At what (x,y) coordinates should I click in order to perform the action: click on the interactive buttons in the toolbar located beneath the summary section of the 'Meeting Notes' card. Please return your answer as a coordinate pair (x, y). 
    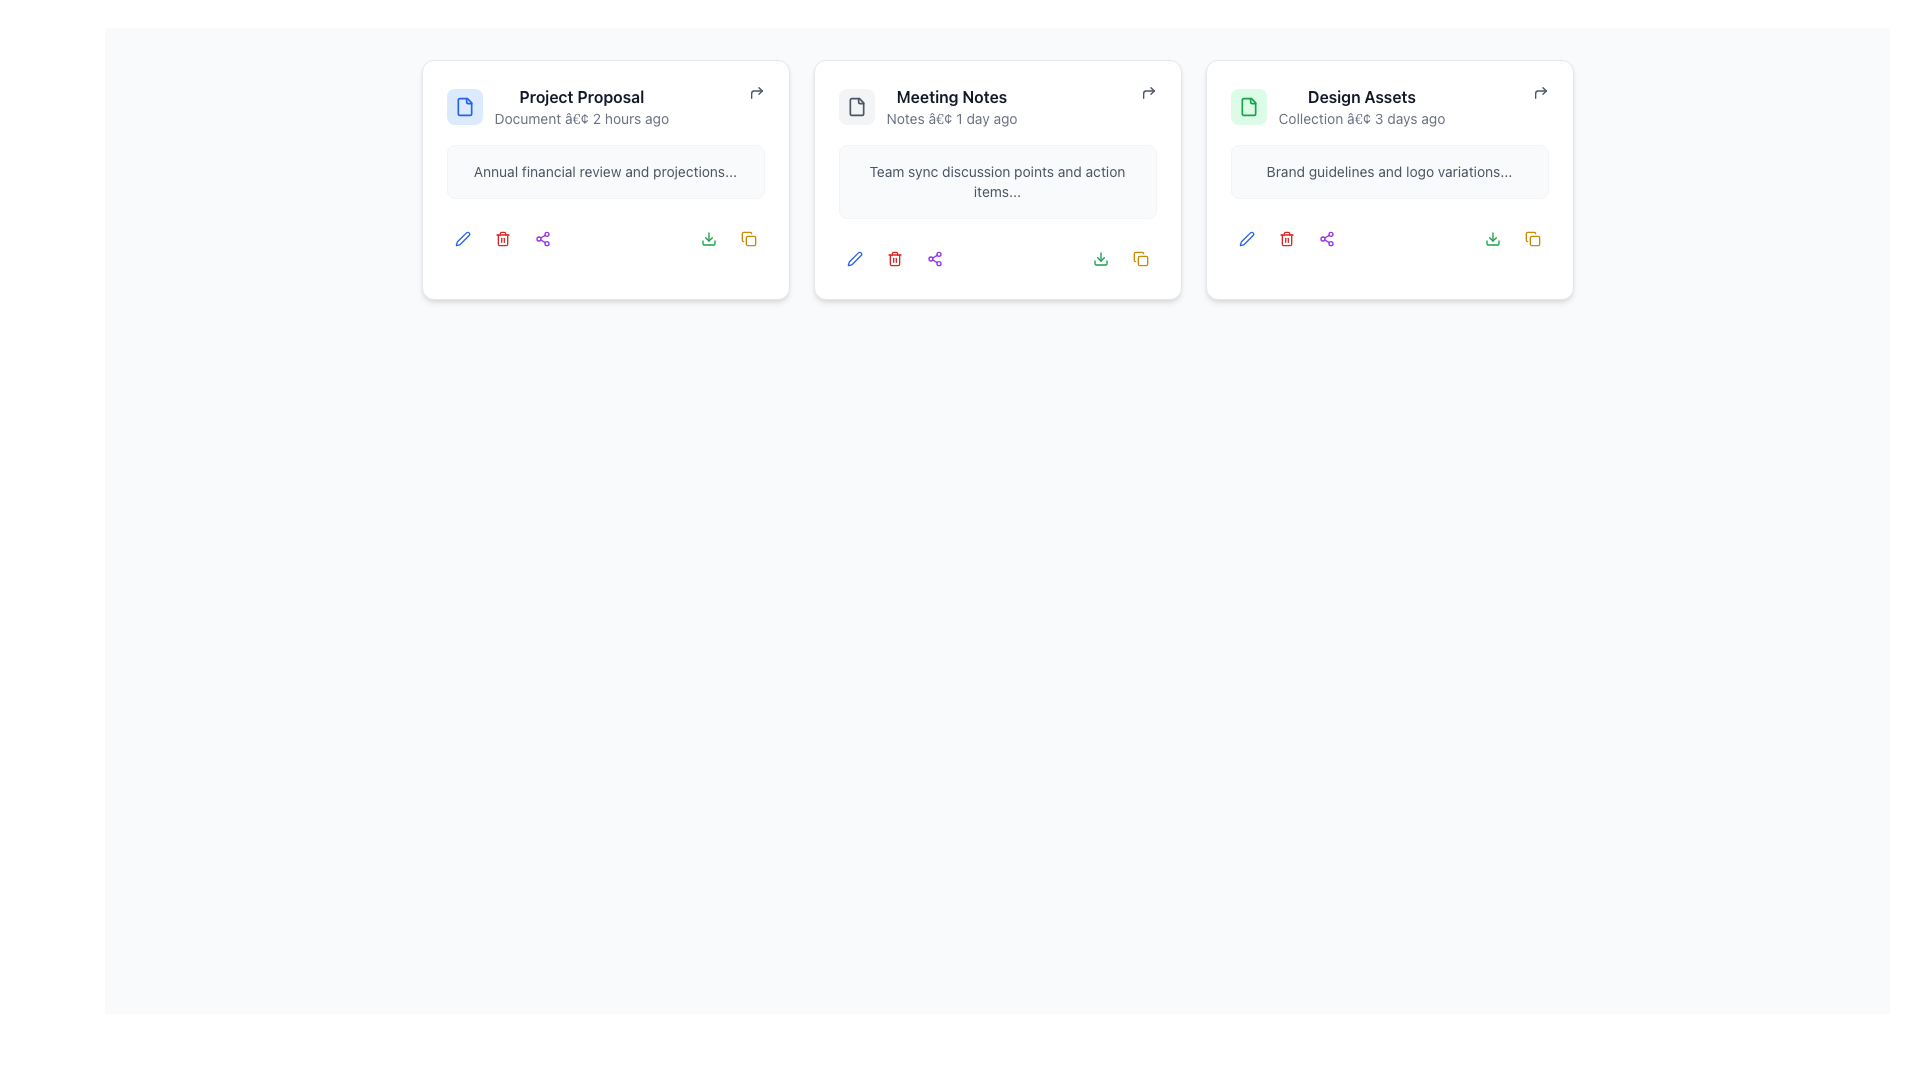
    Looking at the image, I should click on (997, 253).